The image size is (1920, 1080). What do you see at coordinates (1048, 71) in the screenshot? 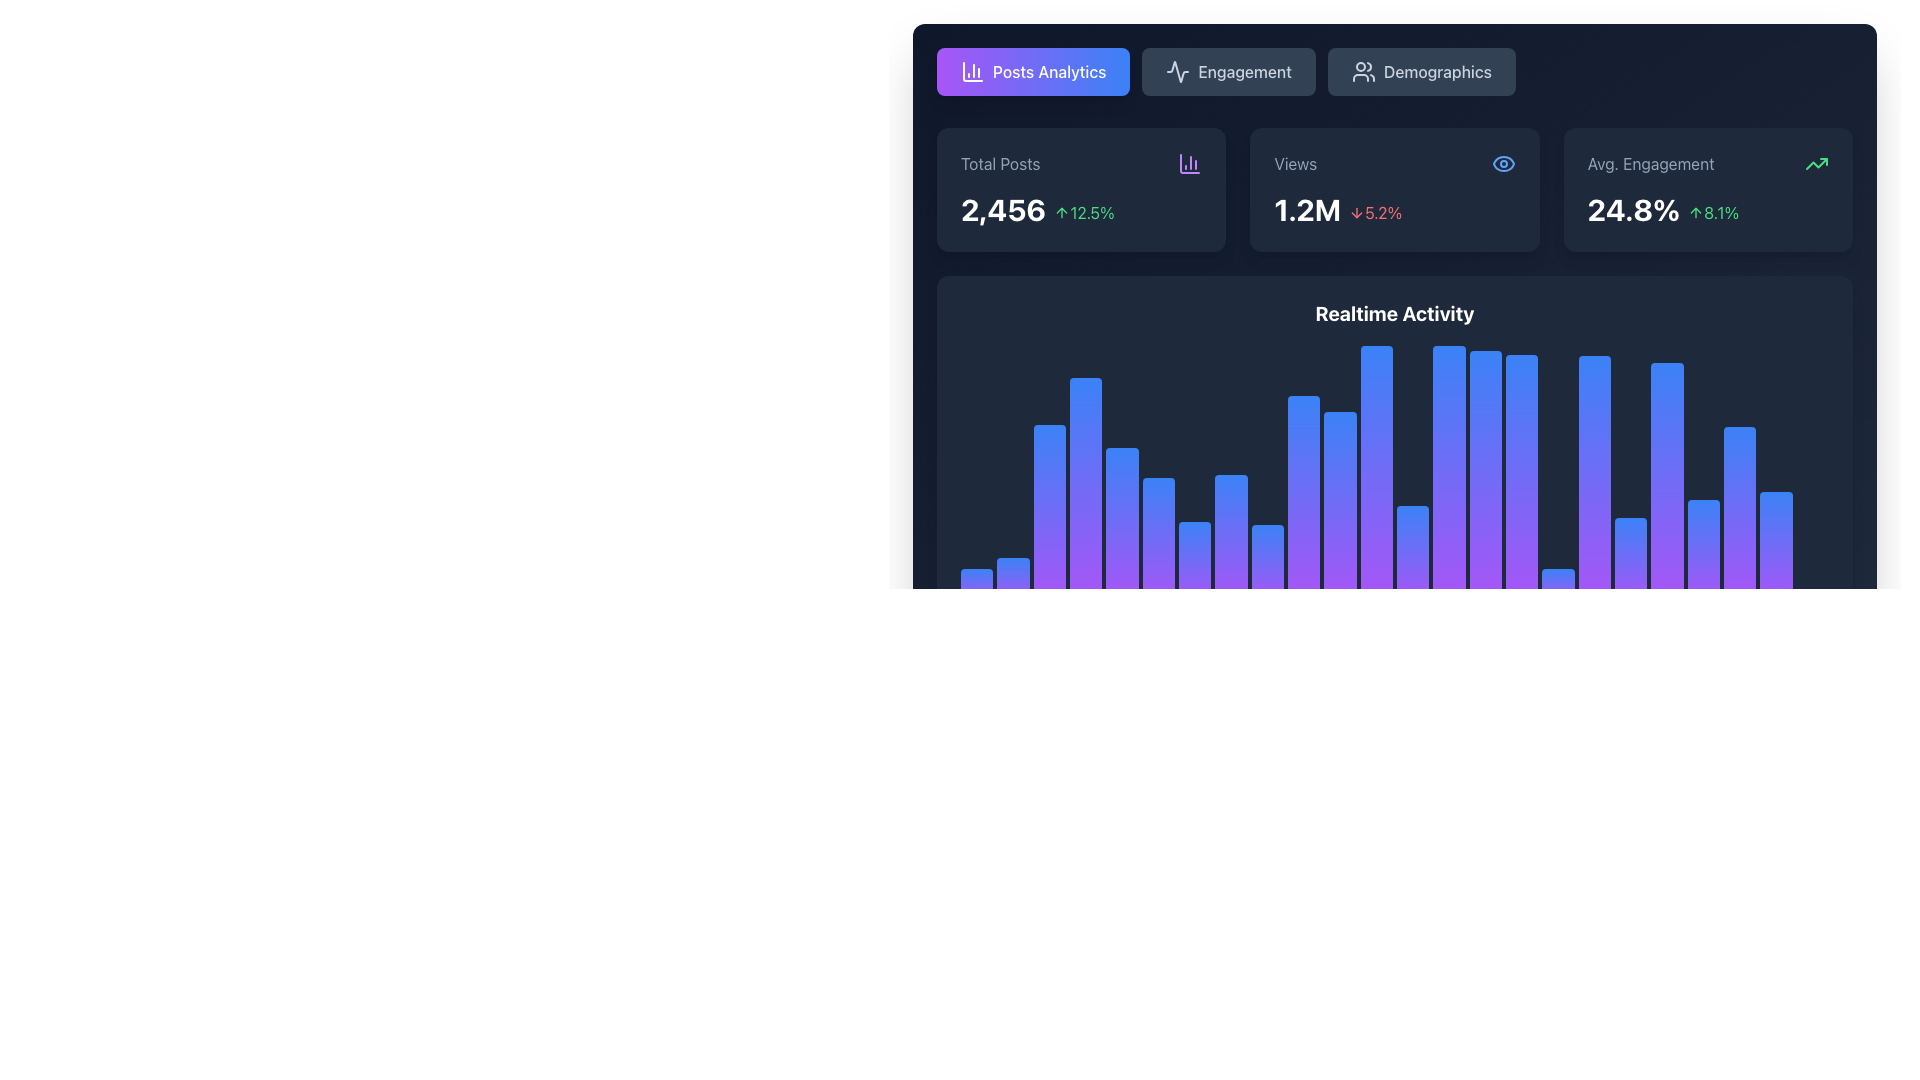
I see `the Text Label that indicates the functionality of the button related` at bounding box center [1048, 71].